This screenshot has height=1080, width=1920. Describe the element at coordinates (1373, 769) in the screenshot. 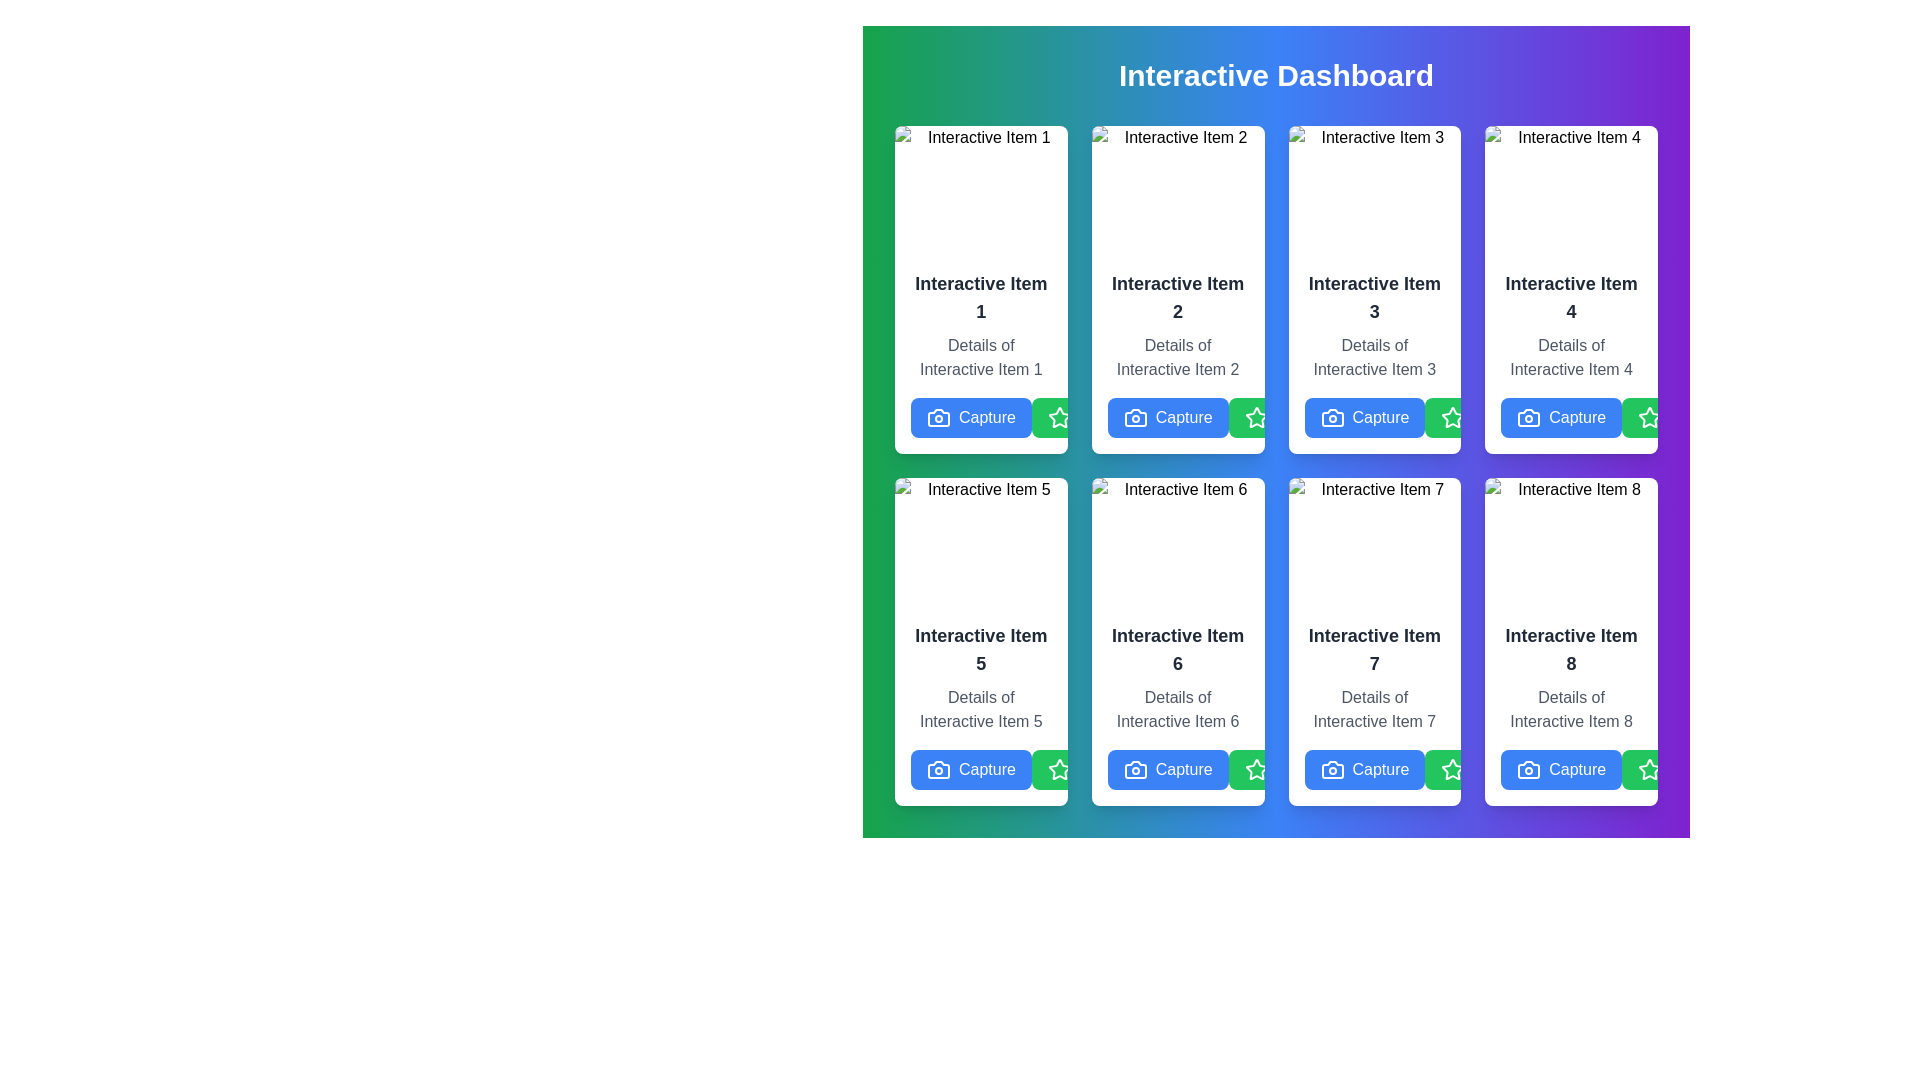

I see `the rectangular button labeled 'Capture' with a blue background and a camera icon, which is located beneath 'Details of Interactive Item 7' in the grid layout` at that location.